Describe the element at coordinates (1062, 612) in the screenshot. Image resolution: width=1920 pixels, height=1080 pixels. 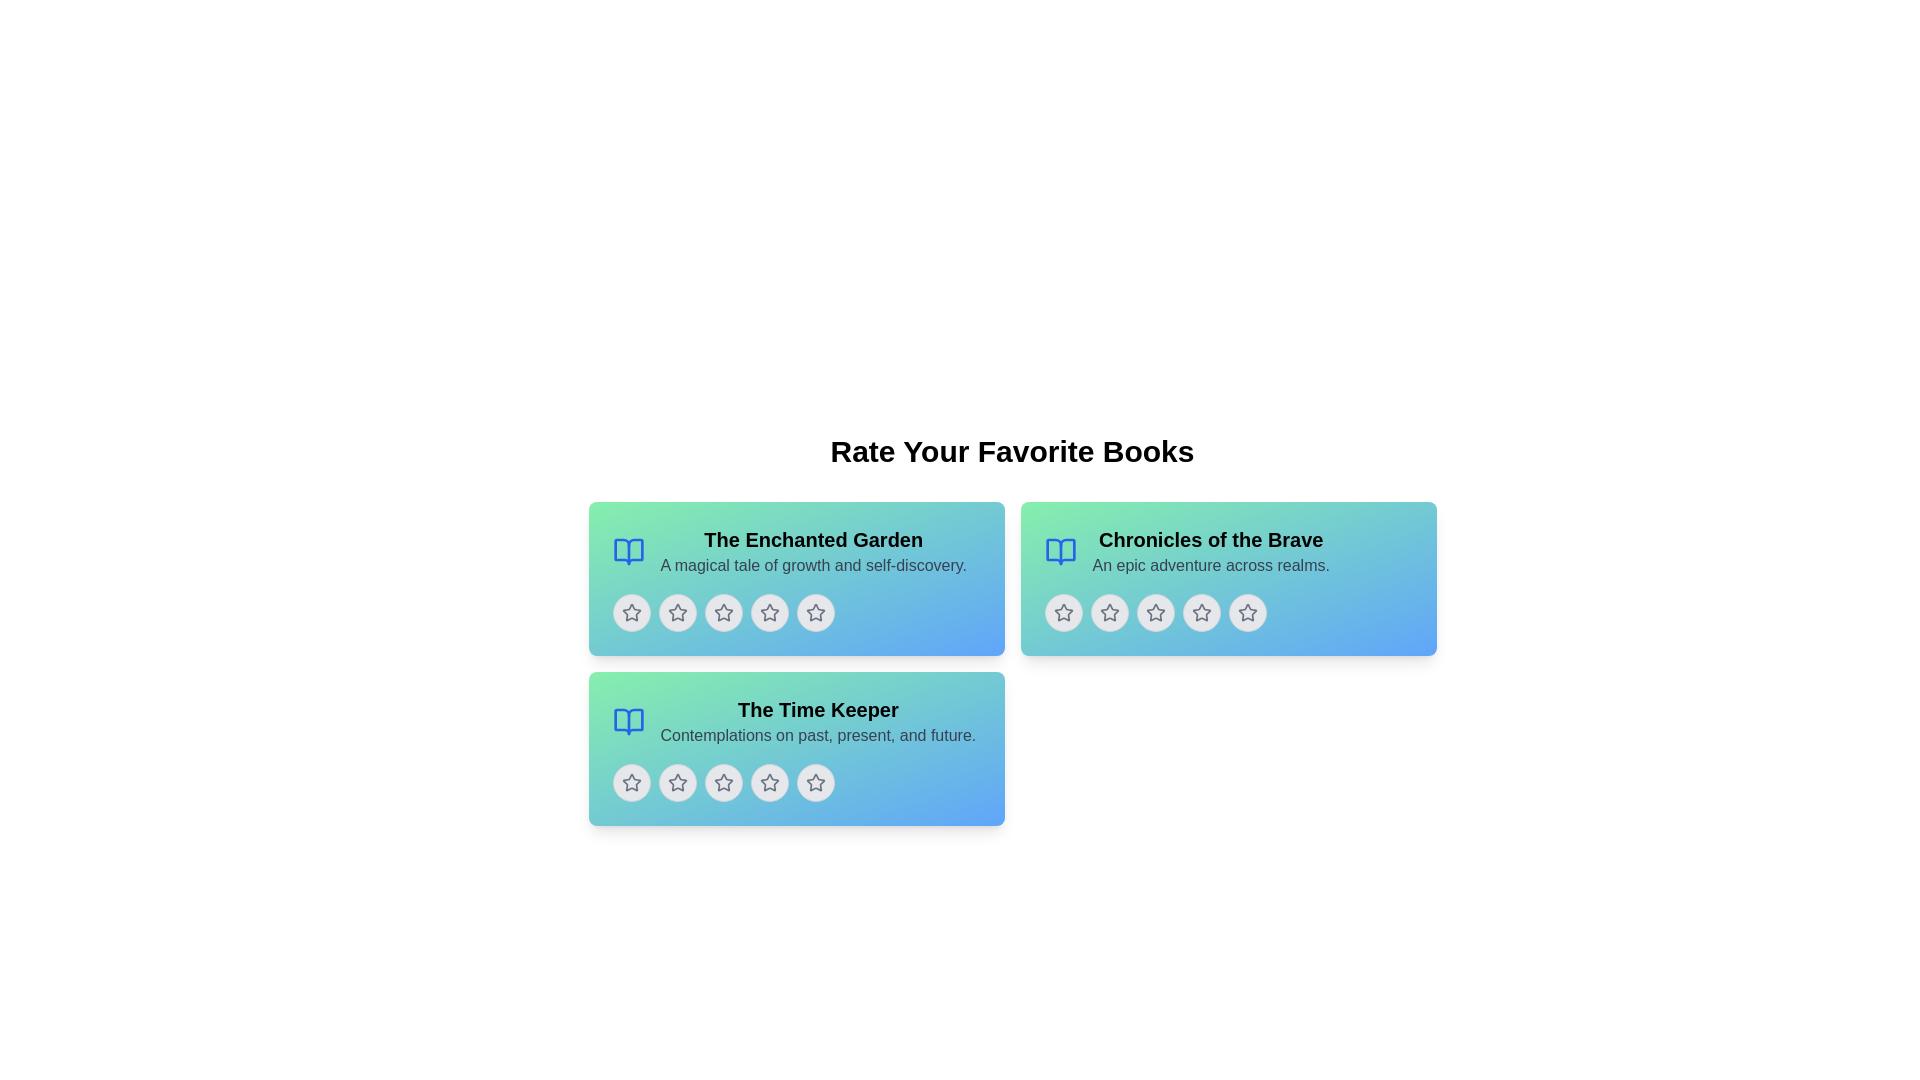
I see `the circular button with a star icon in the center, styled with a light gray background, to rate the item in the 'Chronicles of the Brave' card` at that location.